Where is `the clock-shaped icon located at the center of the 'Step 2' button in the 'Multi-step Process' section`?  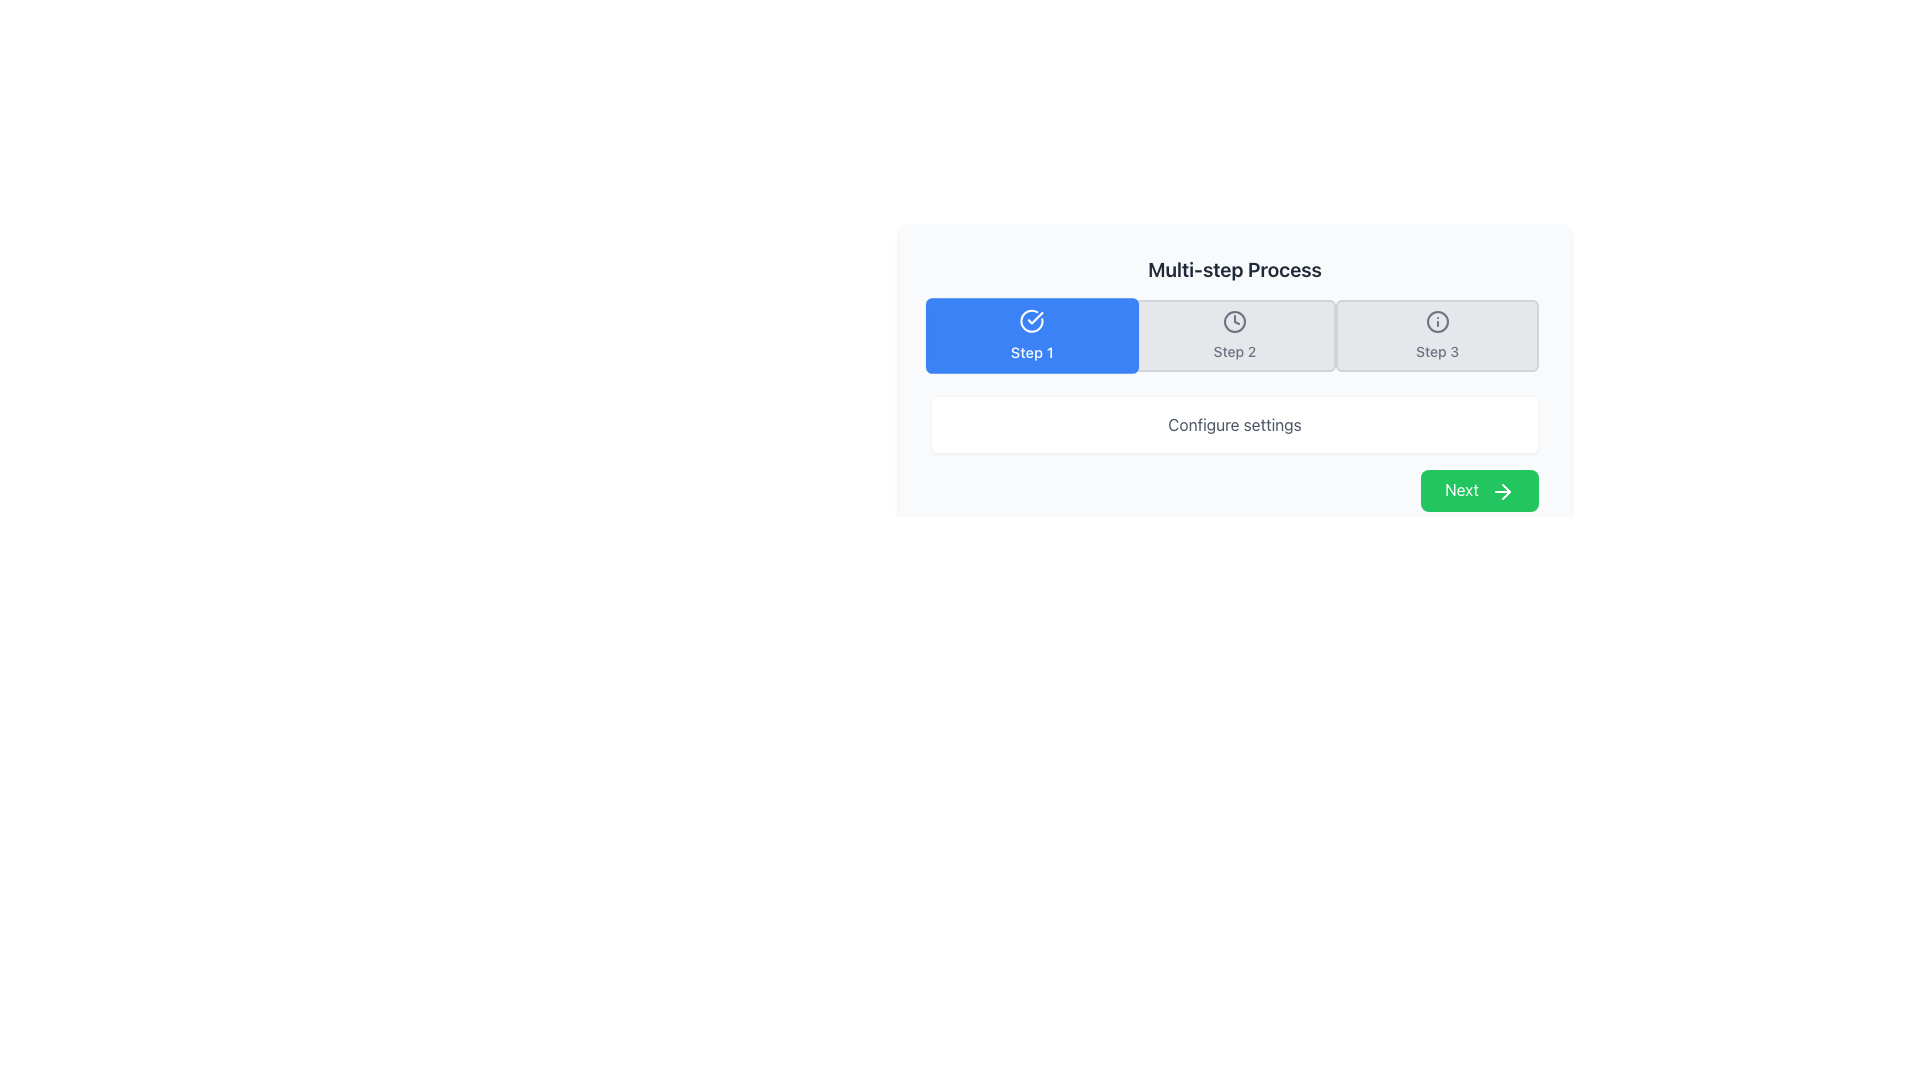
the clock-shaped icon located at the center of the 'Step 2' button in the 'Multi-step Process' section is located at coordinates (1233, 320).